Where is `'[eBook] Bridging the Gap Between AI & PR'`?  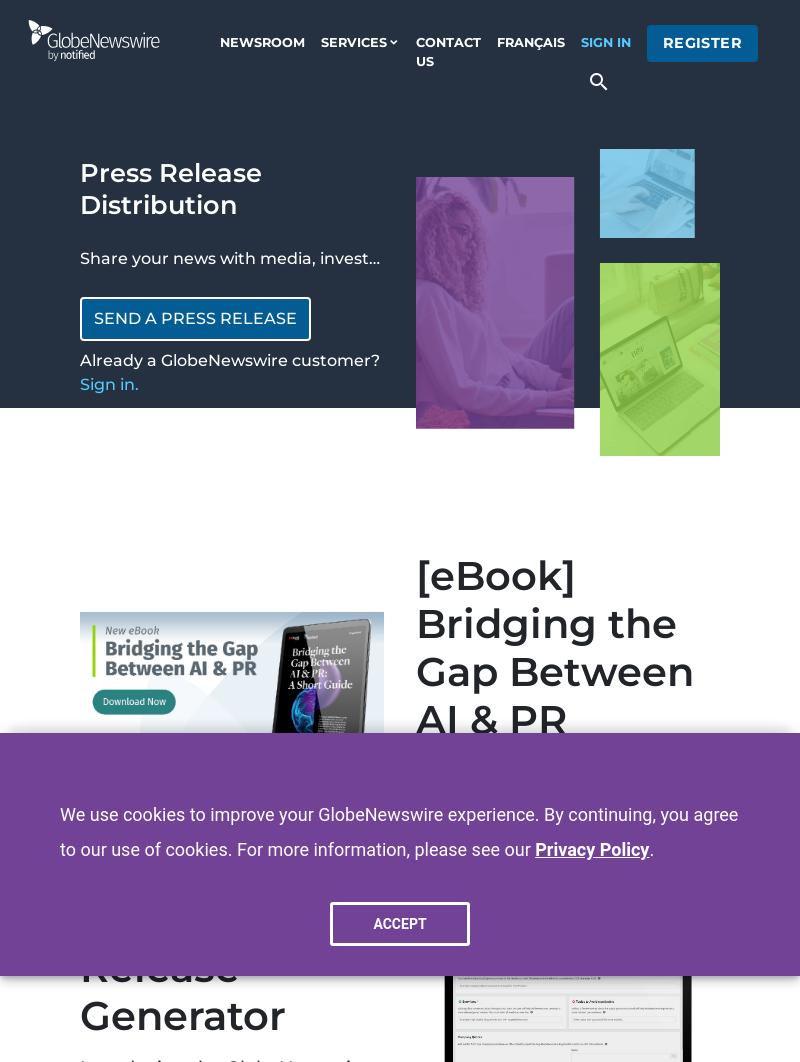
'[eBook] Bridging the Gap Between AI & PR' is located at coordinates (555, 647).